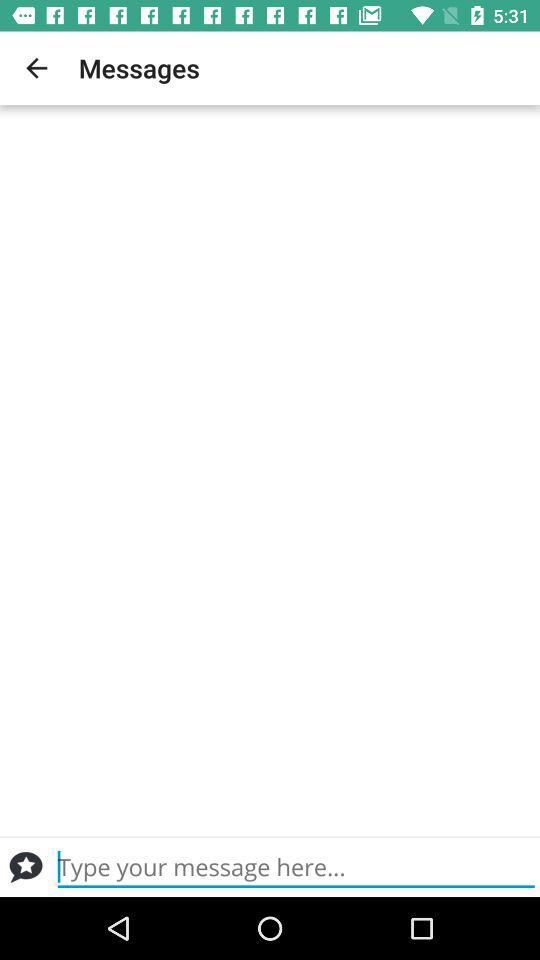 Image resolution: width=540 pixels, height=960 pixels. What do you see at coordinates (36, 68) in the screenshot?
I see `icon next to the messages item` at bounding box center [36, 68].